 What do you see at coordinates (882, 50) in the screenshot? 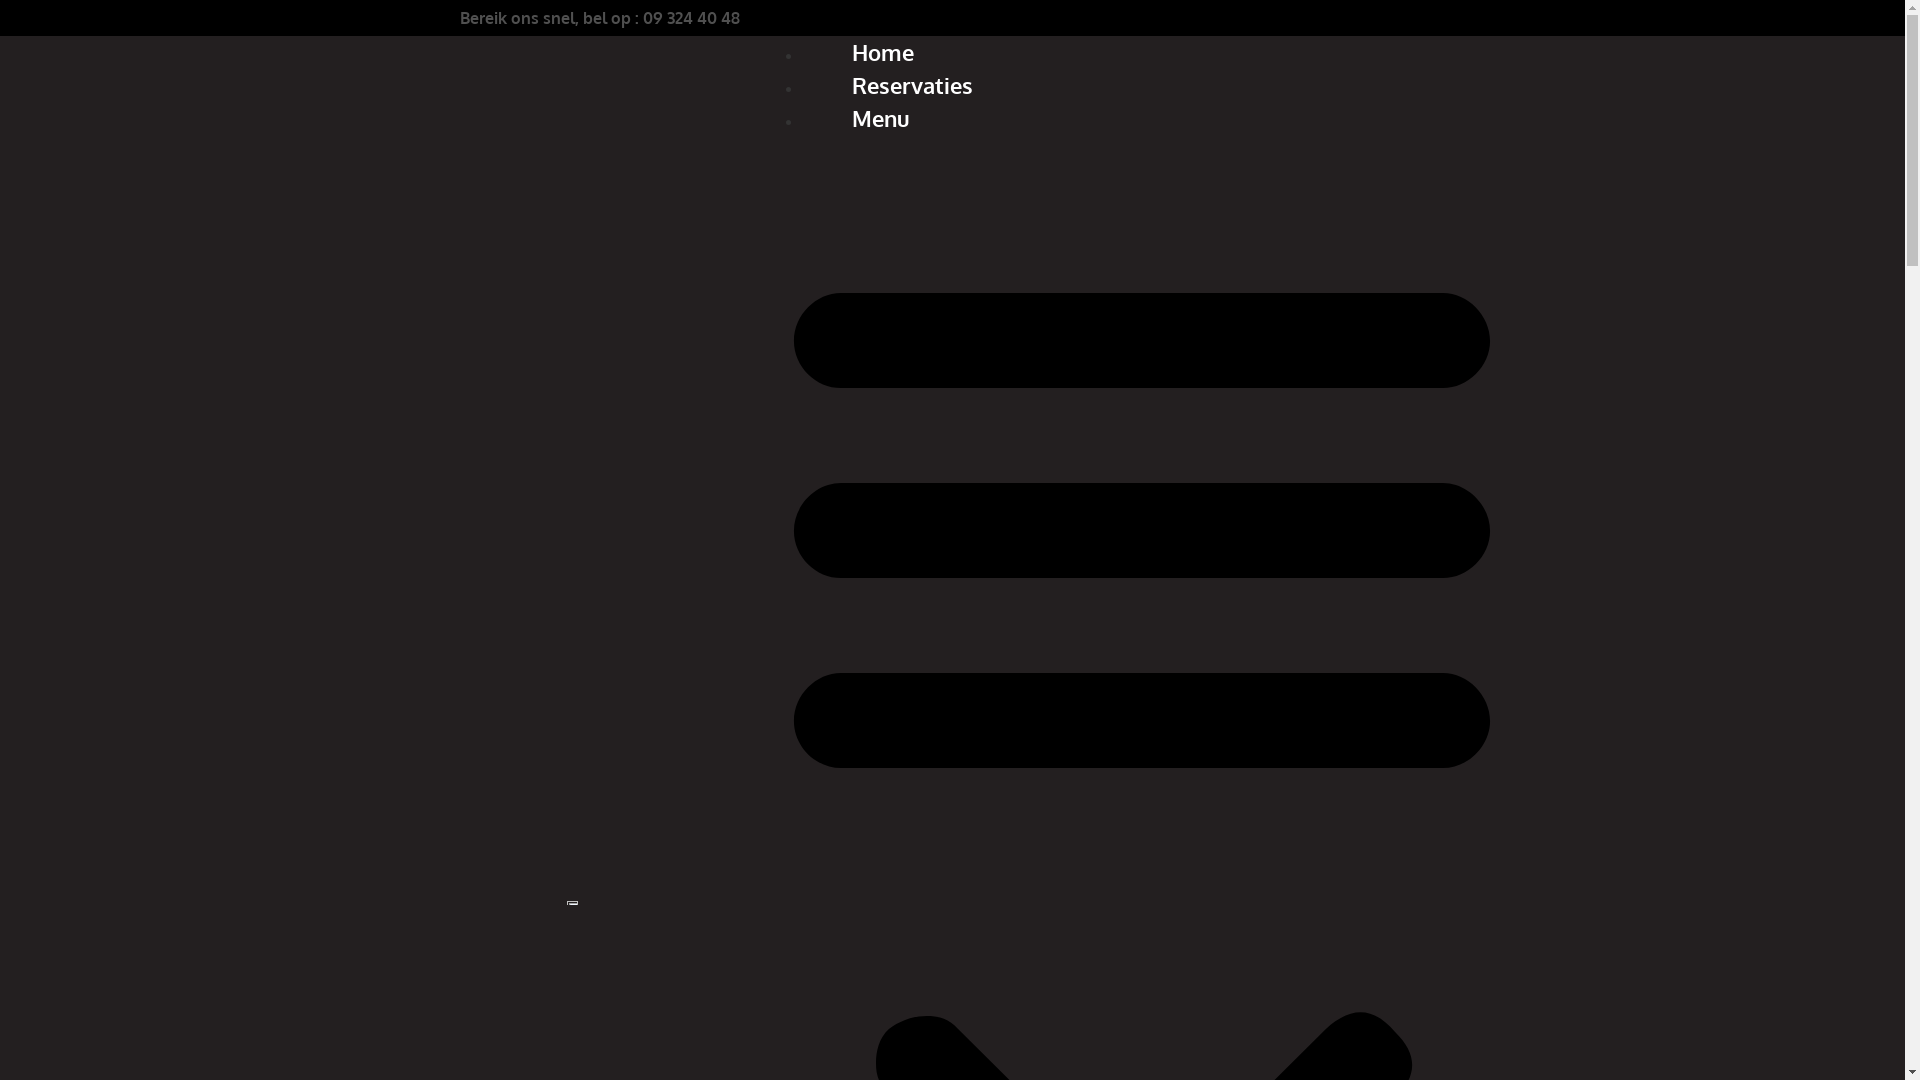
I see `'Home'` at bounding box center [882, 50].